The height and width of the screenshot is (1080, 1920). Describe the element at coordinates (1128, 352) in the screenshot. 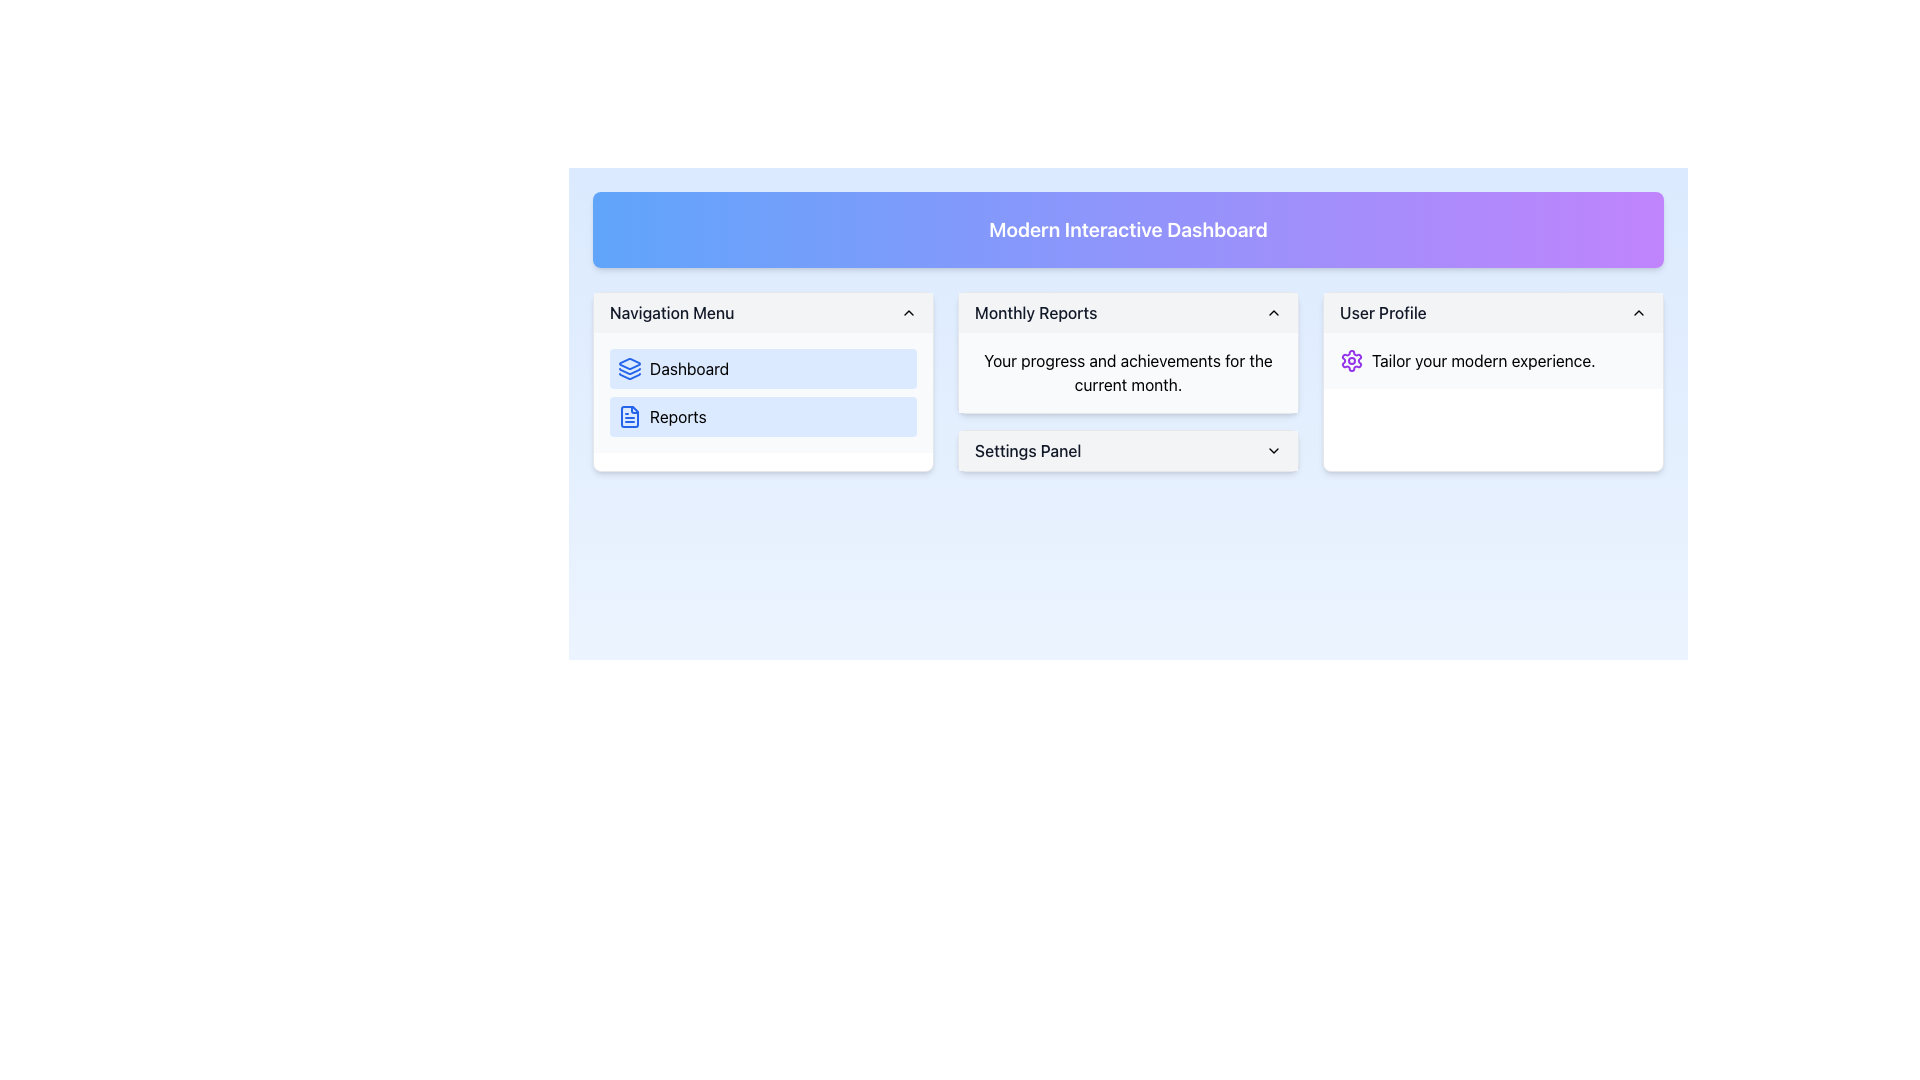

I see `the Informational panel labeled 'Monthly Reports' which contains the description 'Your progress and achievements for the current month.'` at that location.